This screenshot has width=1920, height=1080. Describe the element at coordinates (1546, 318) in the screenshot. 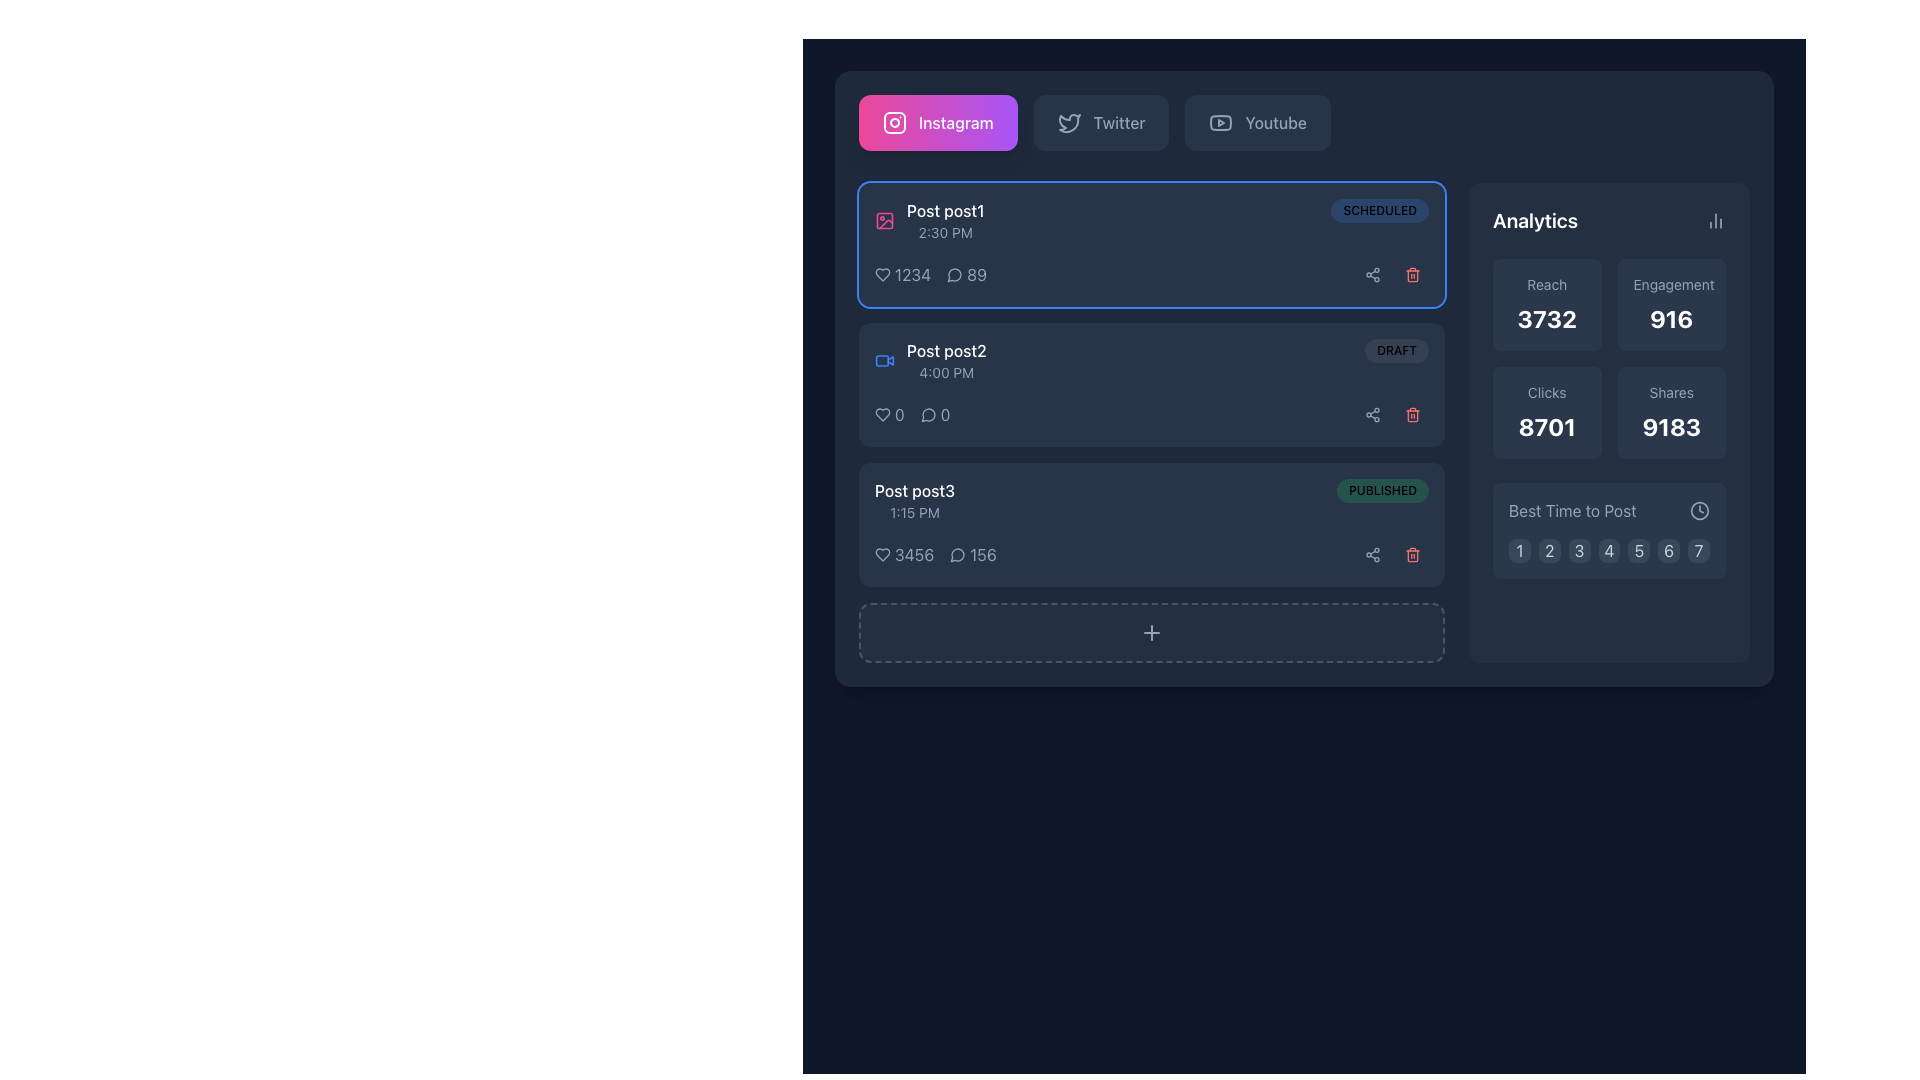

I see `the text display component showing the number '3732'` at that location.